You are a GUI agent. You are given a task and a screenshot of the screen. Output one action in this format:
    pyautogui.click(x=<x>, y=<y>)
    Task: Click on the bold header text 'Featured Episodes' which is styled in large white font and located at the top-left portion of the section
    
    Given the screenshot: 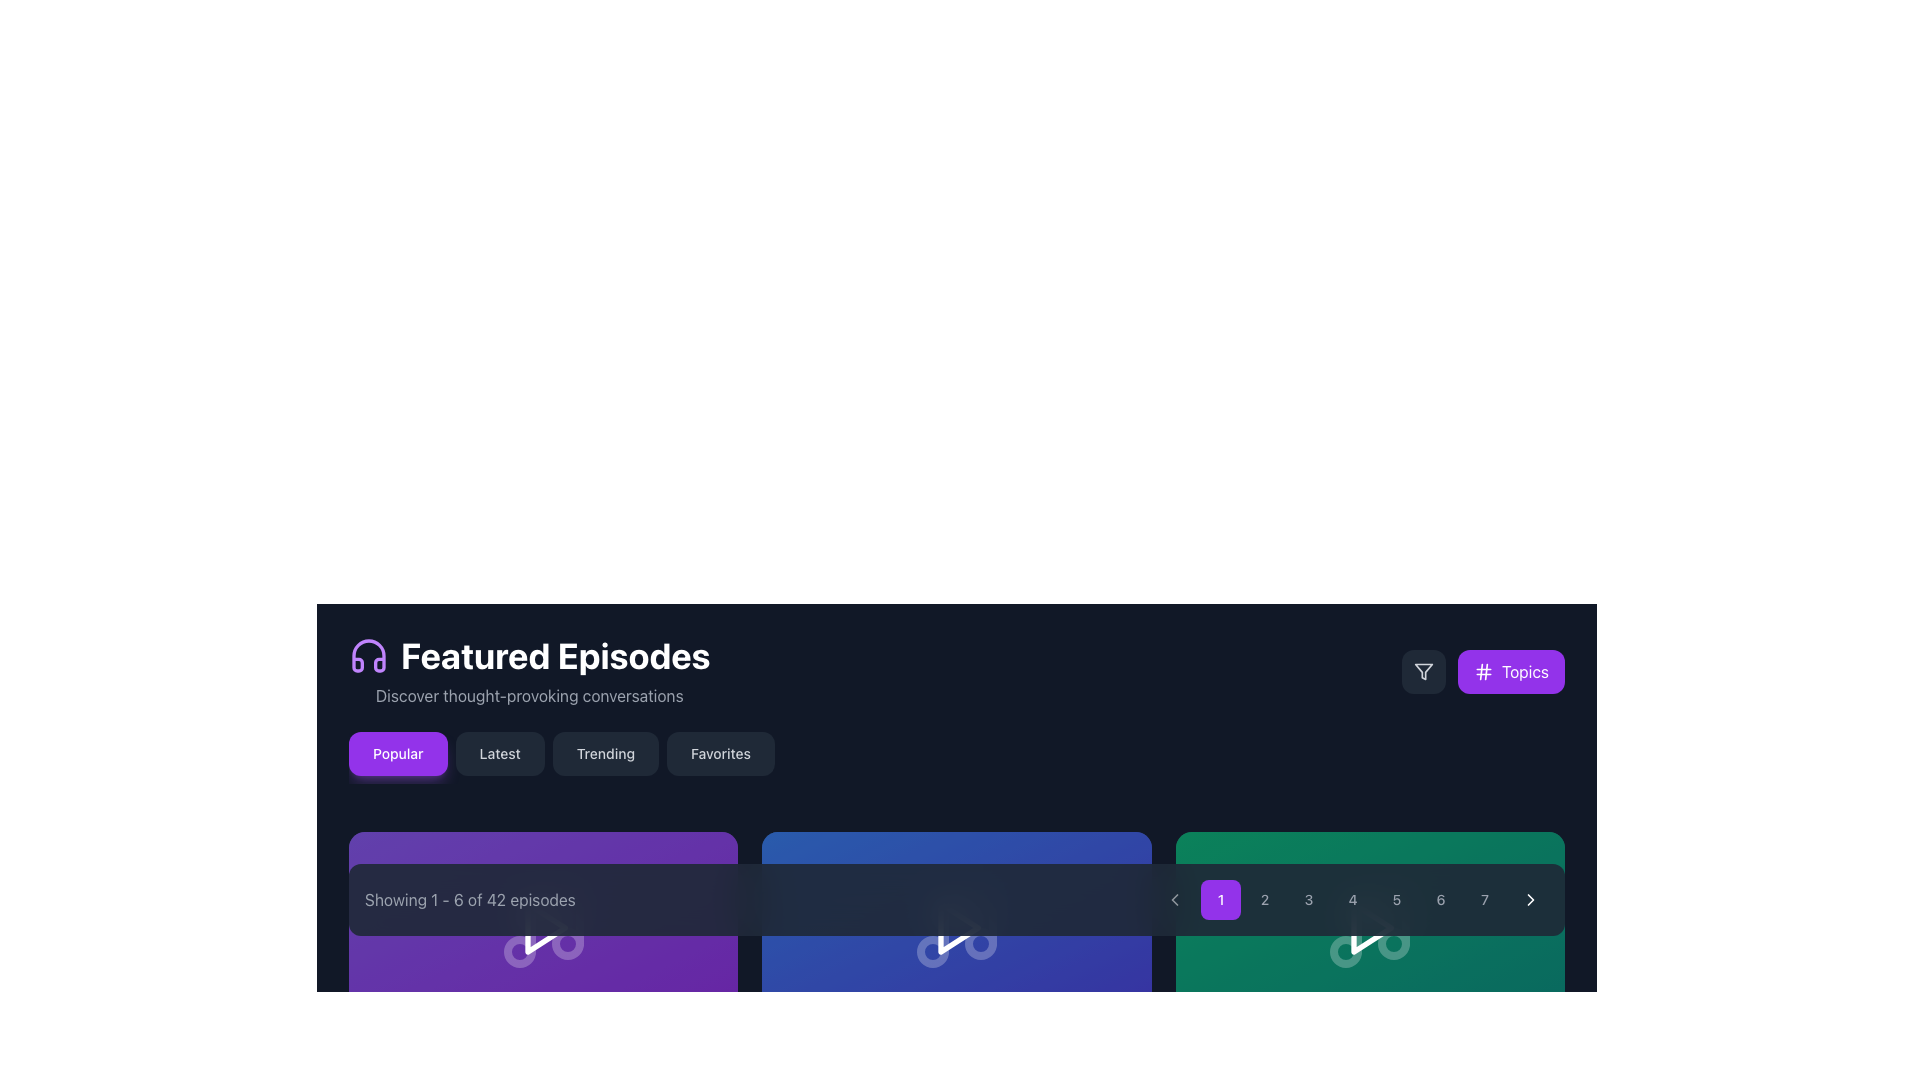 What is the action you would take?
    pyautogui.click(x=529, y=655)
    